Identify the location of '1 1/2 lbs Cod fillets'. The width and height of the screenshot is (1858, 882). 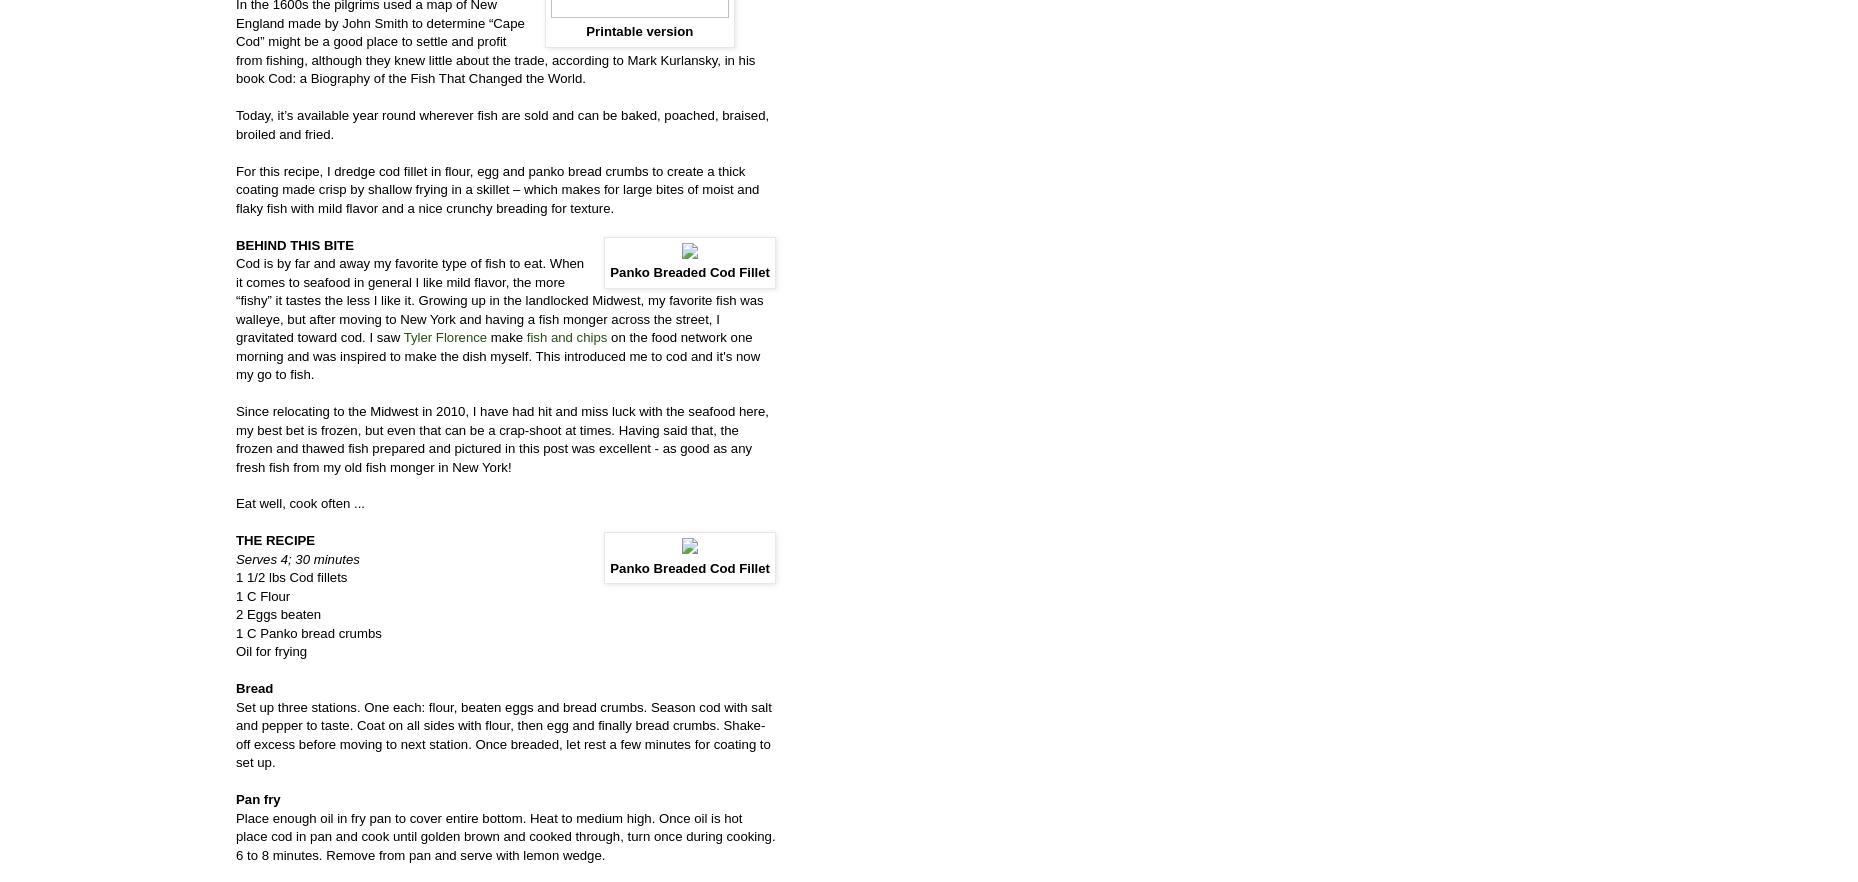
(234, 577).